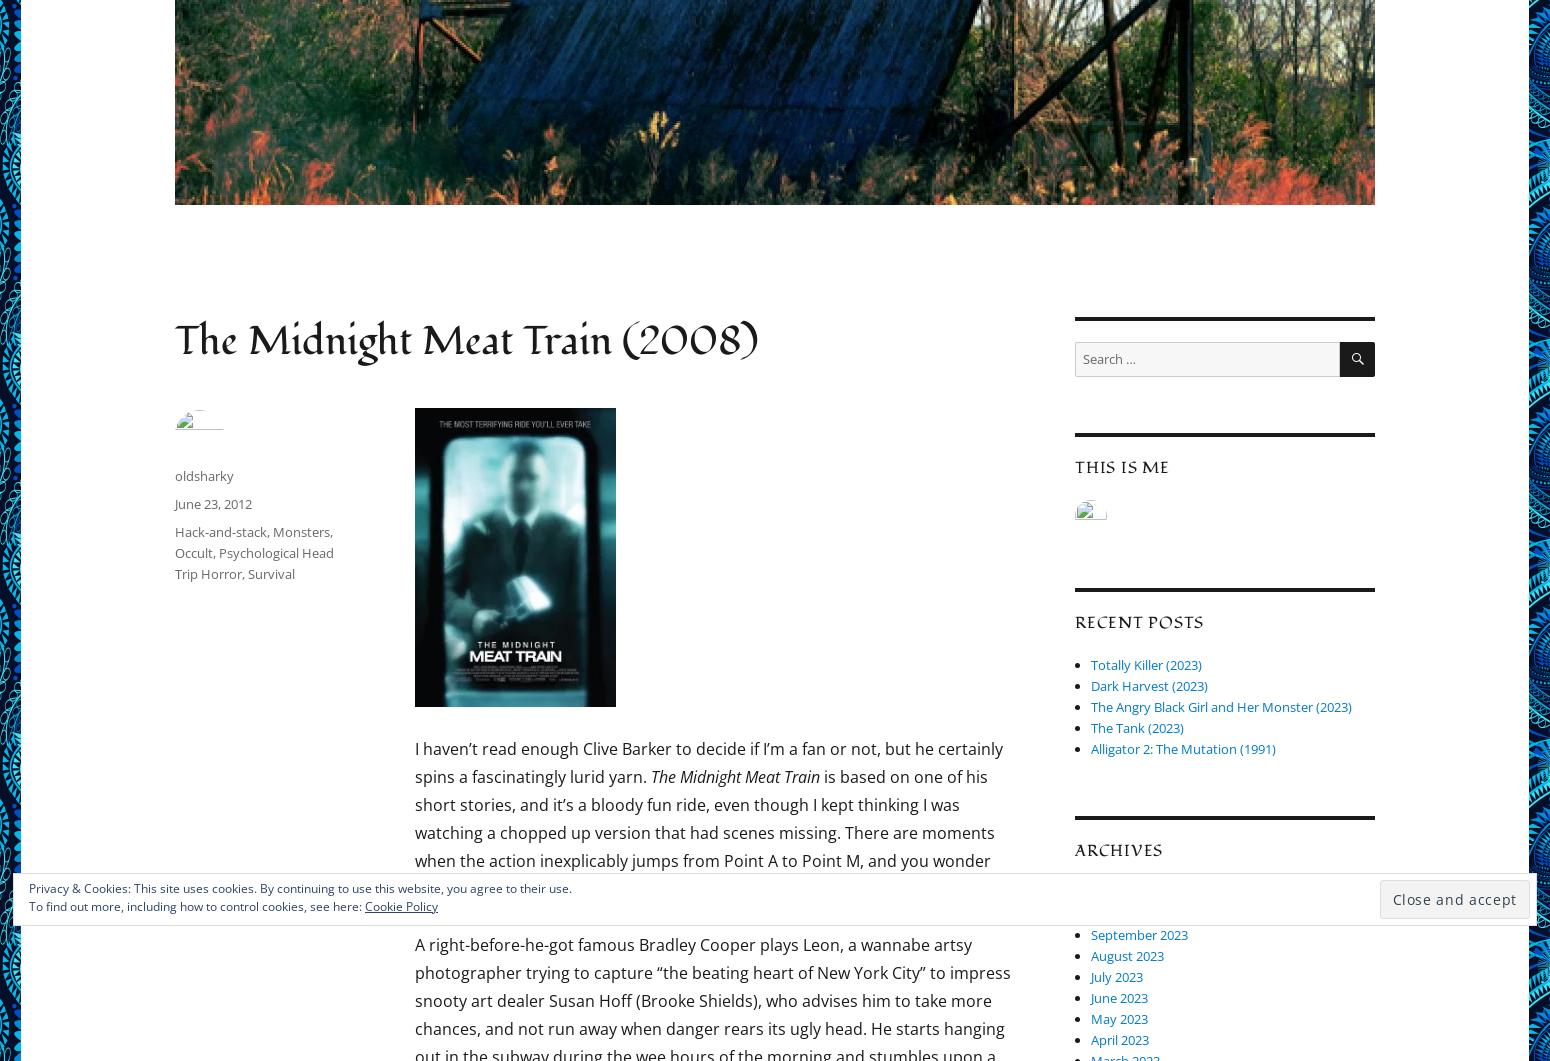 This screenshot has width=1550, height=1061. Describe the element at coordinates (1119, 1038) in the screenshot. I see `'April 2023'` at that location.